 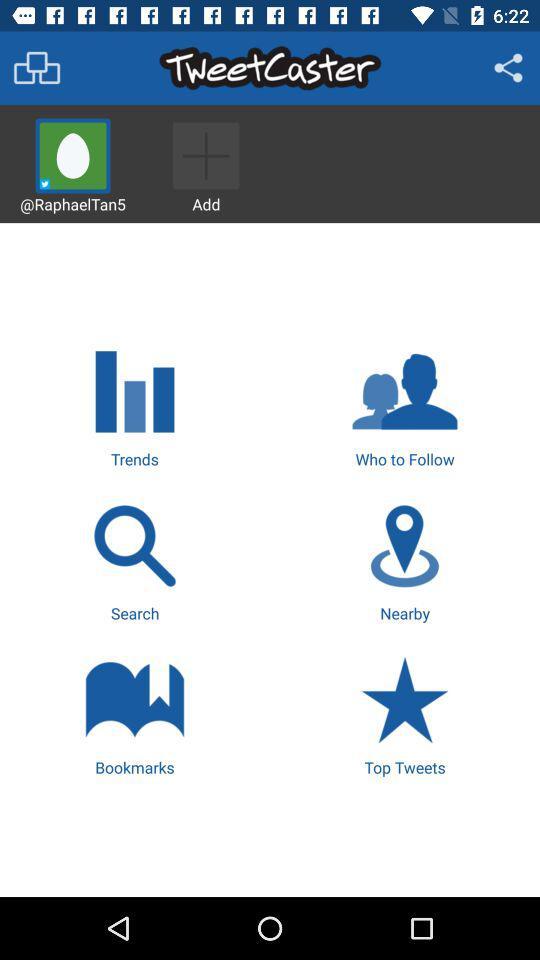 What do you see at coordinates (405, 560) in the screenshot?
I see `item to the right of search icon` at bounding box center [405, 560].